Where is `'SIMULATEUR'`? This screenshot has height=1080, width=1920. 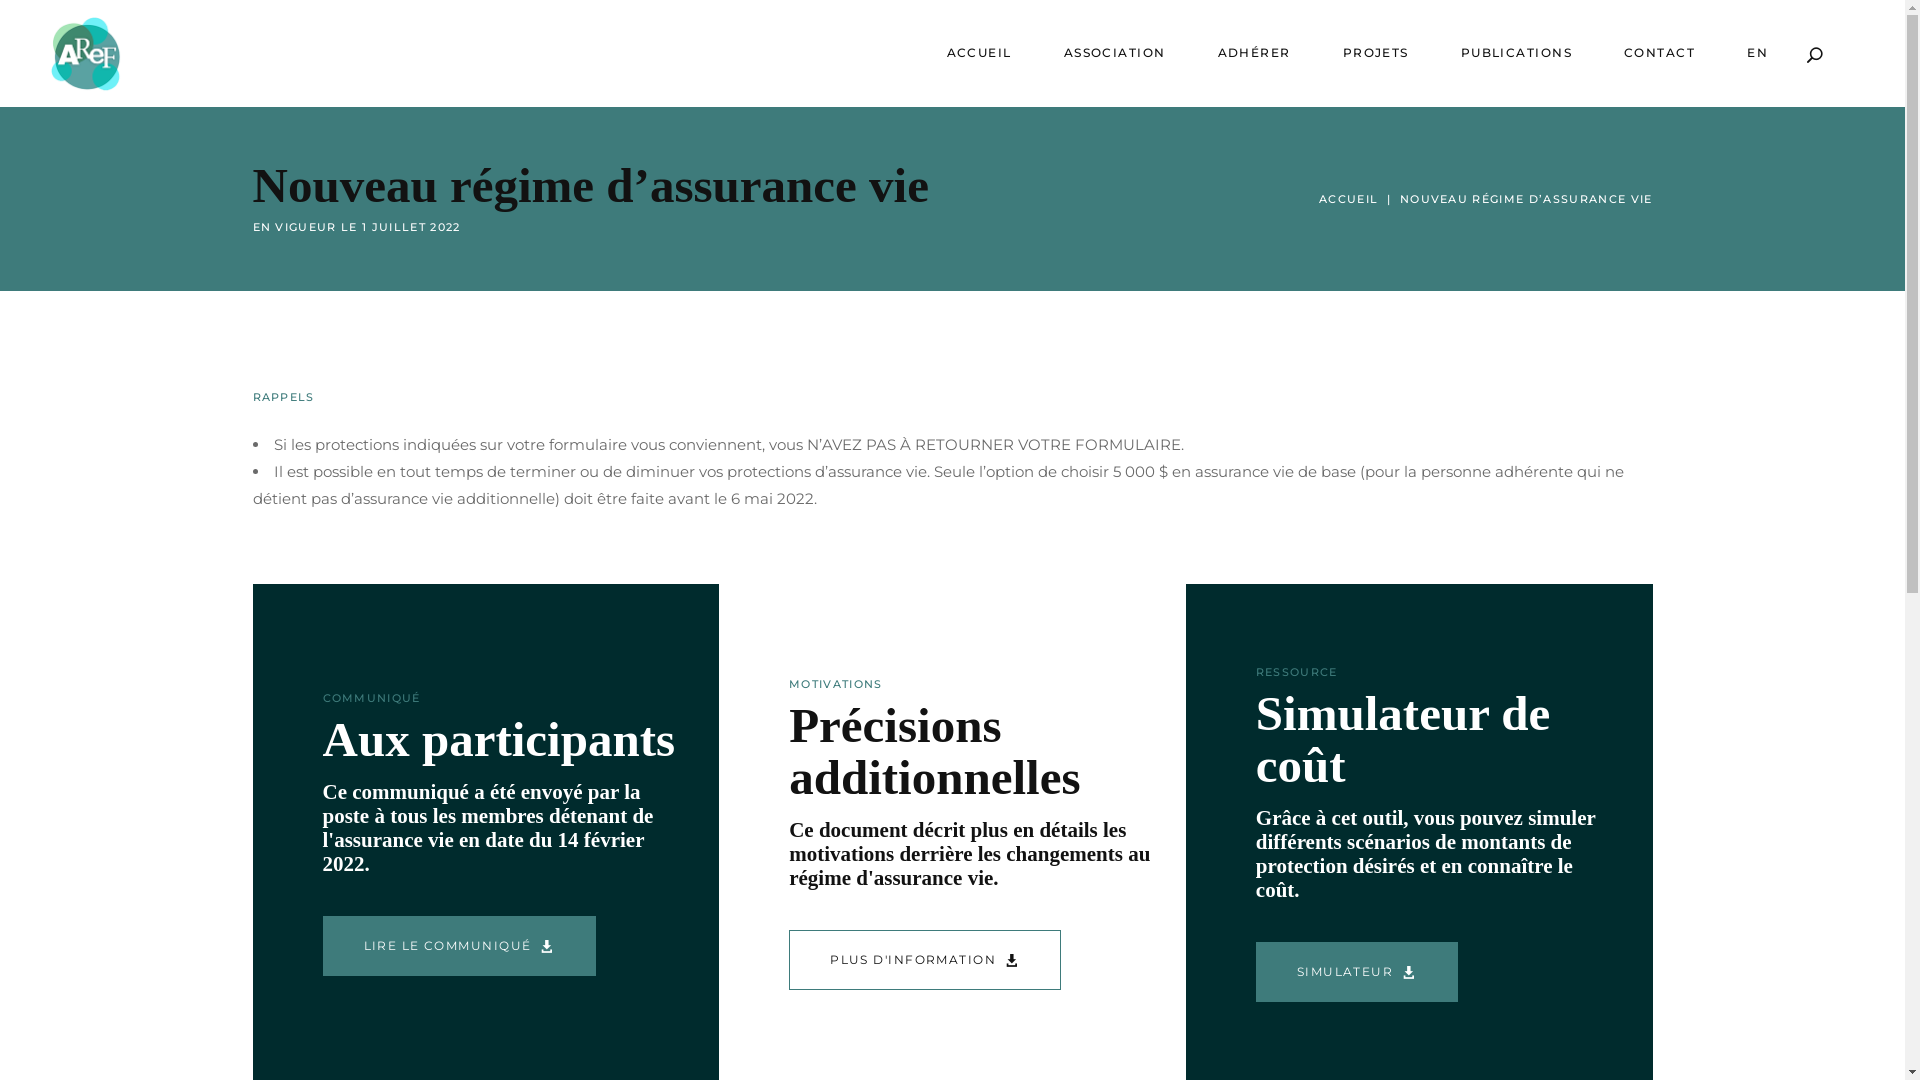
'SIMULATEUR' is located at coordinates (1255, 971).